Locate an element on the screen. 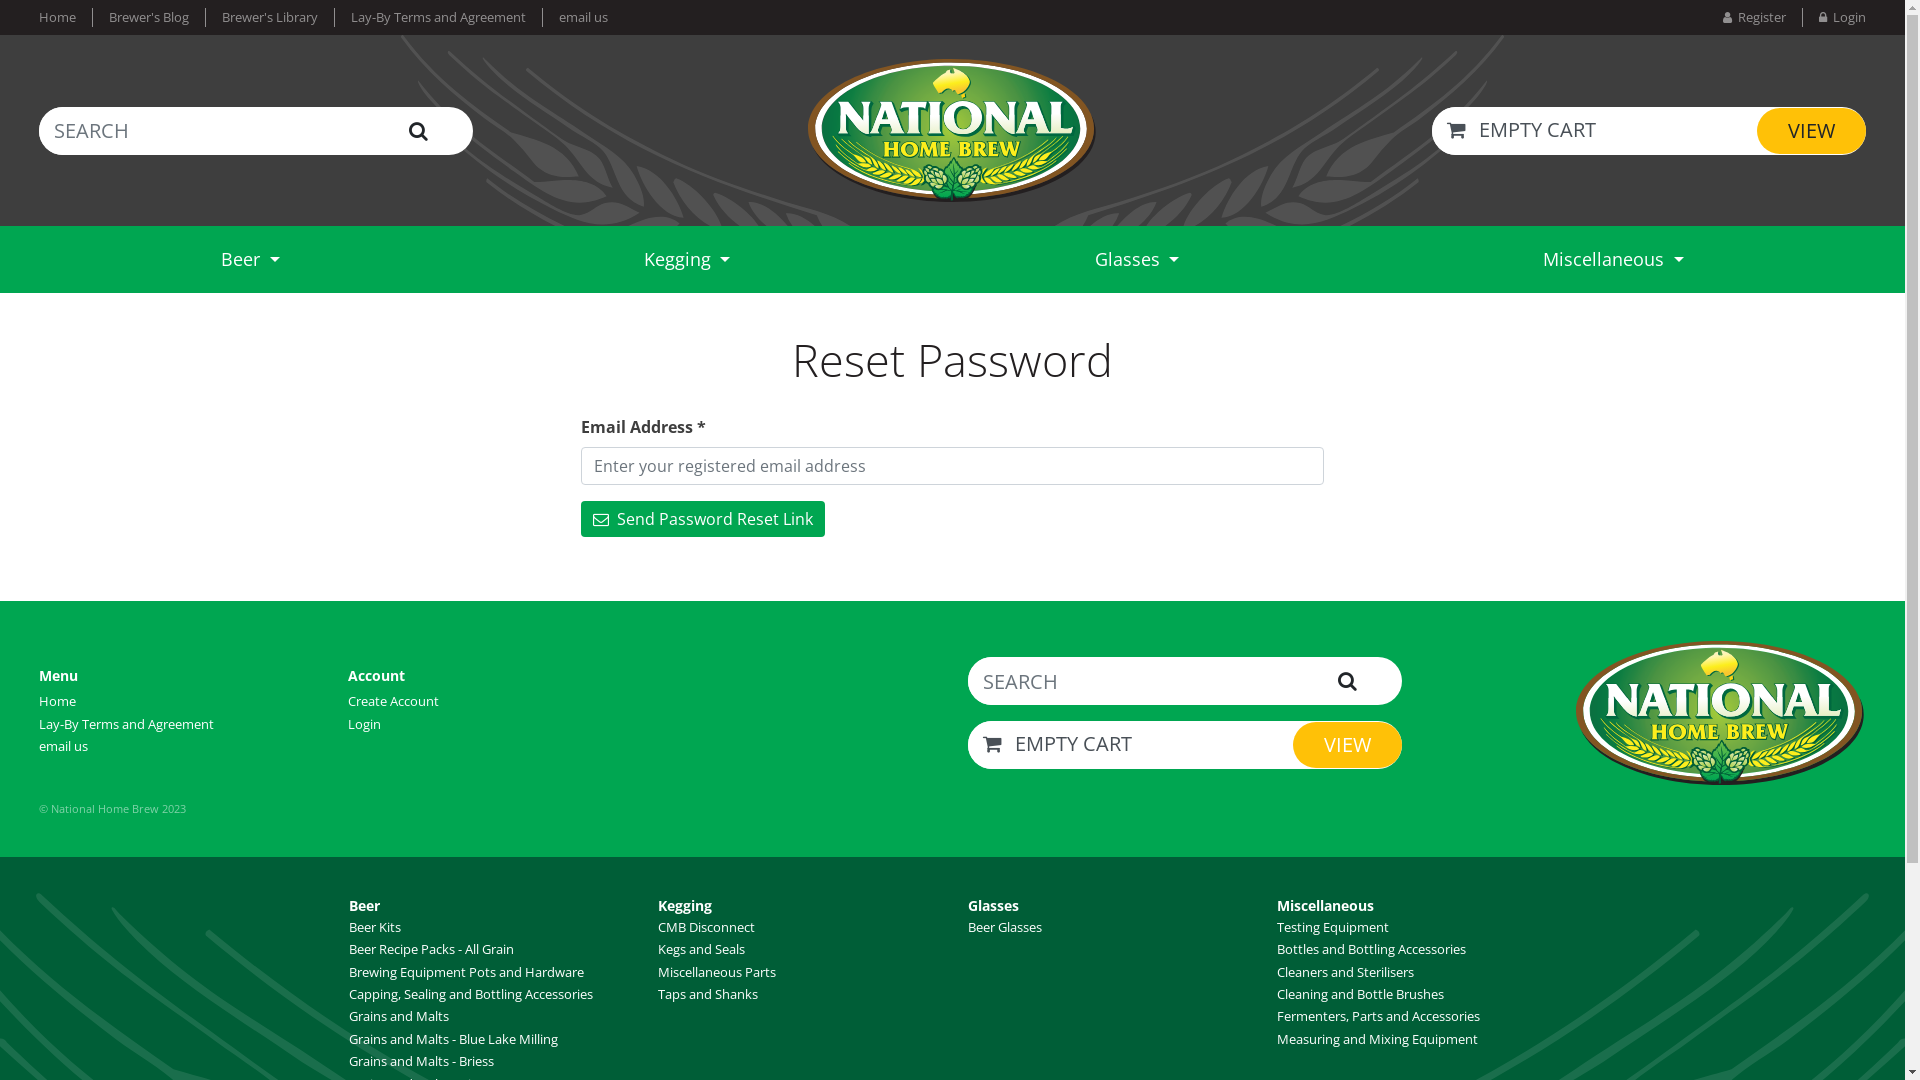  'Measuring and Mixing Equipment' is located at coordinates (1376, 1037).